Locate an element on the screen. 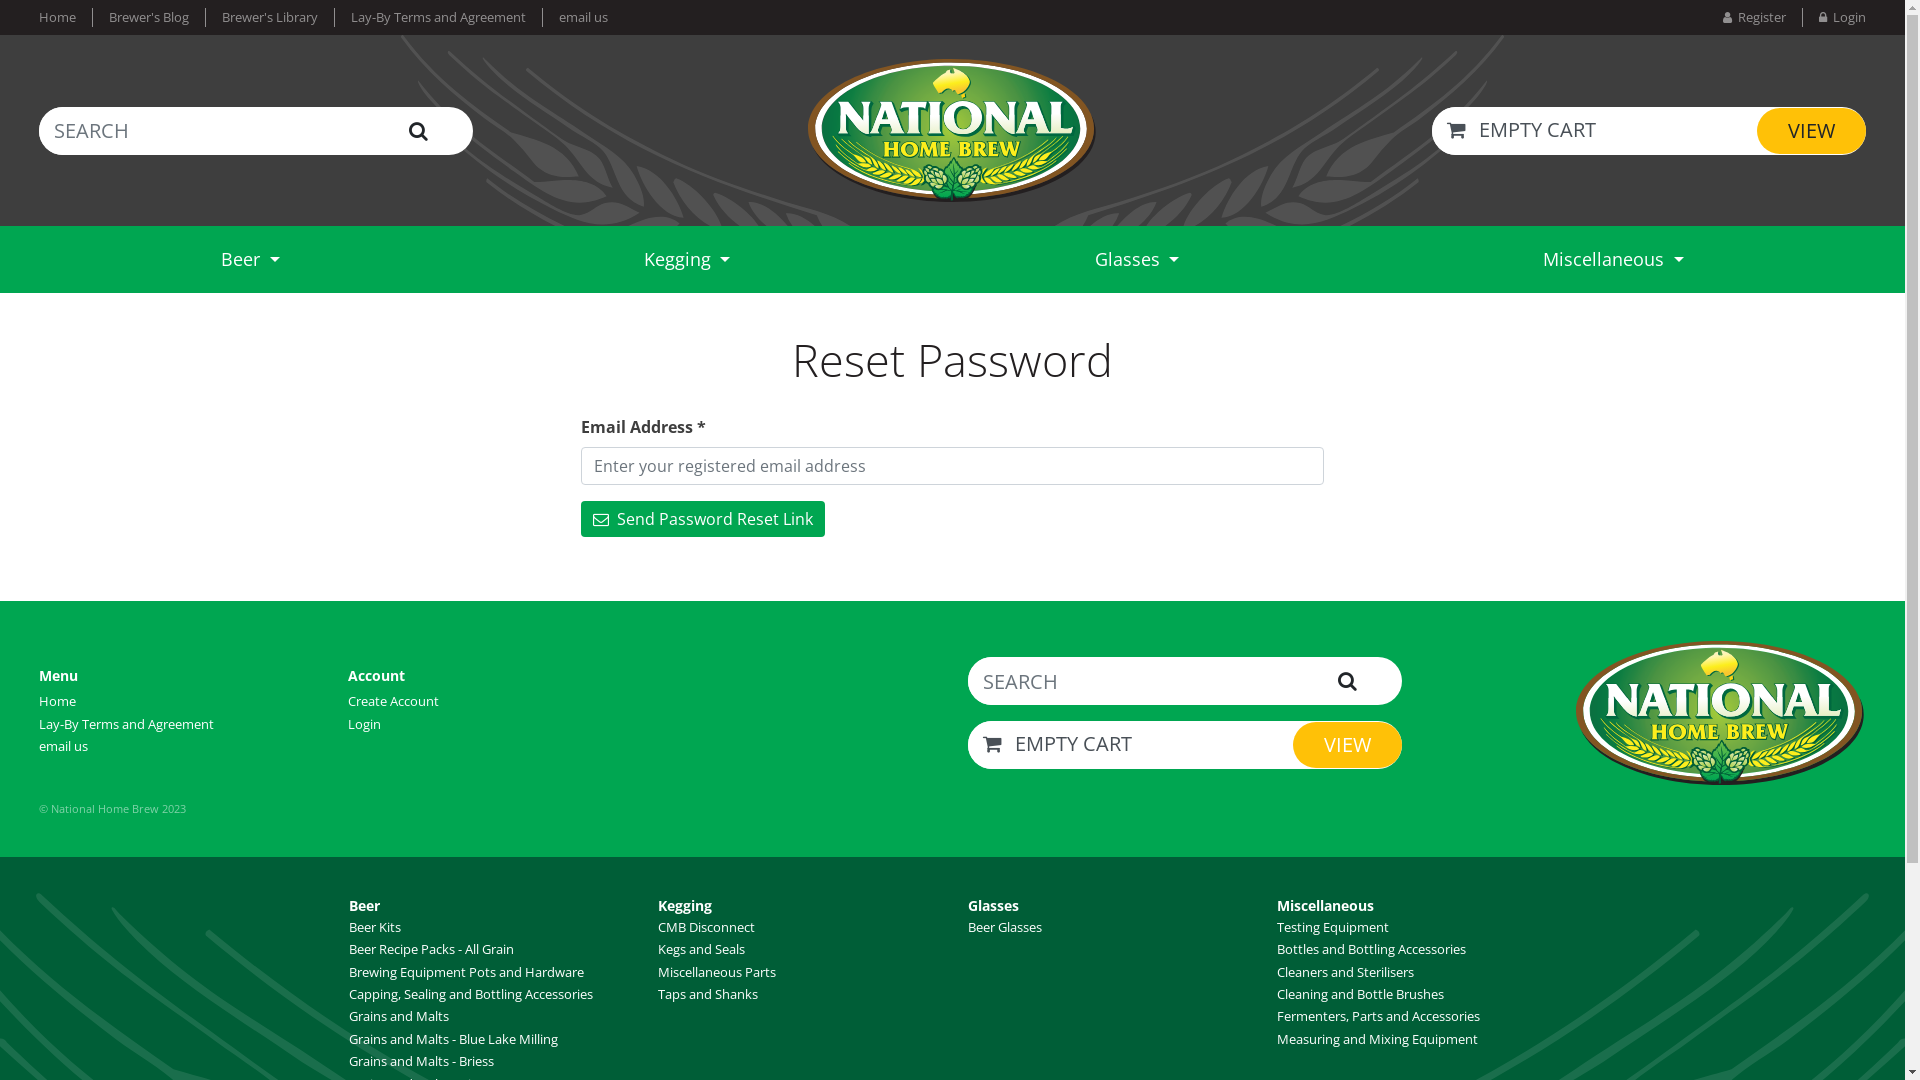  'Measuring and Mixing Equipment' is located at coordinates (1376, 1037).